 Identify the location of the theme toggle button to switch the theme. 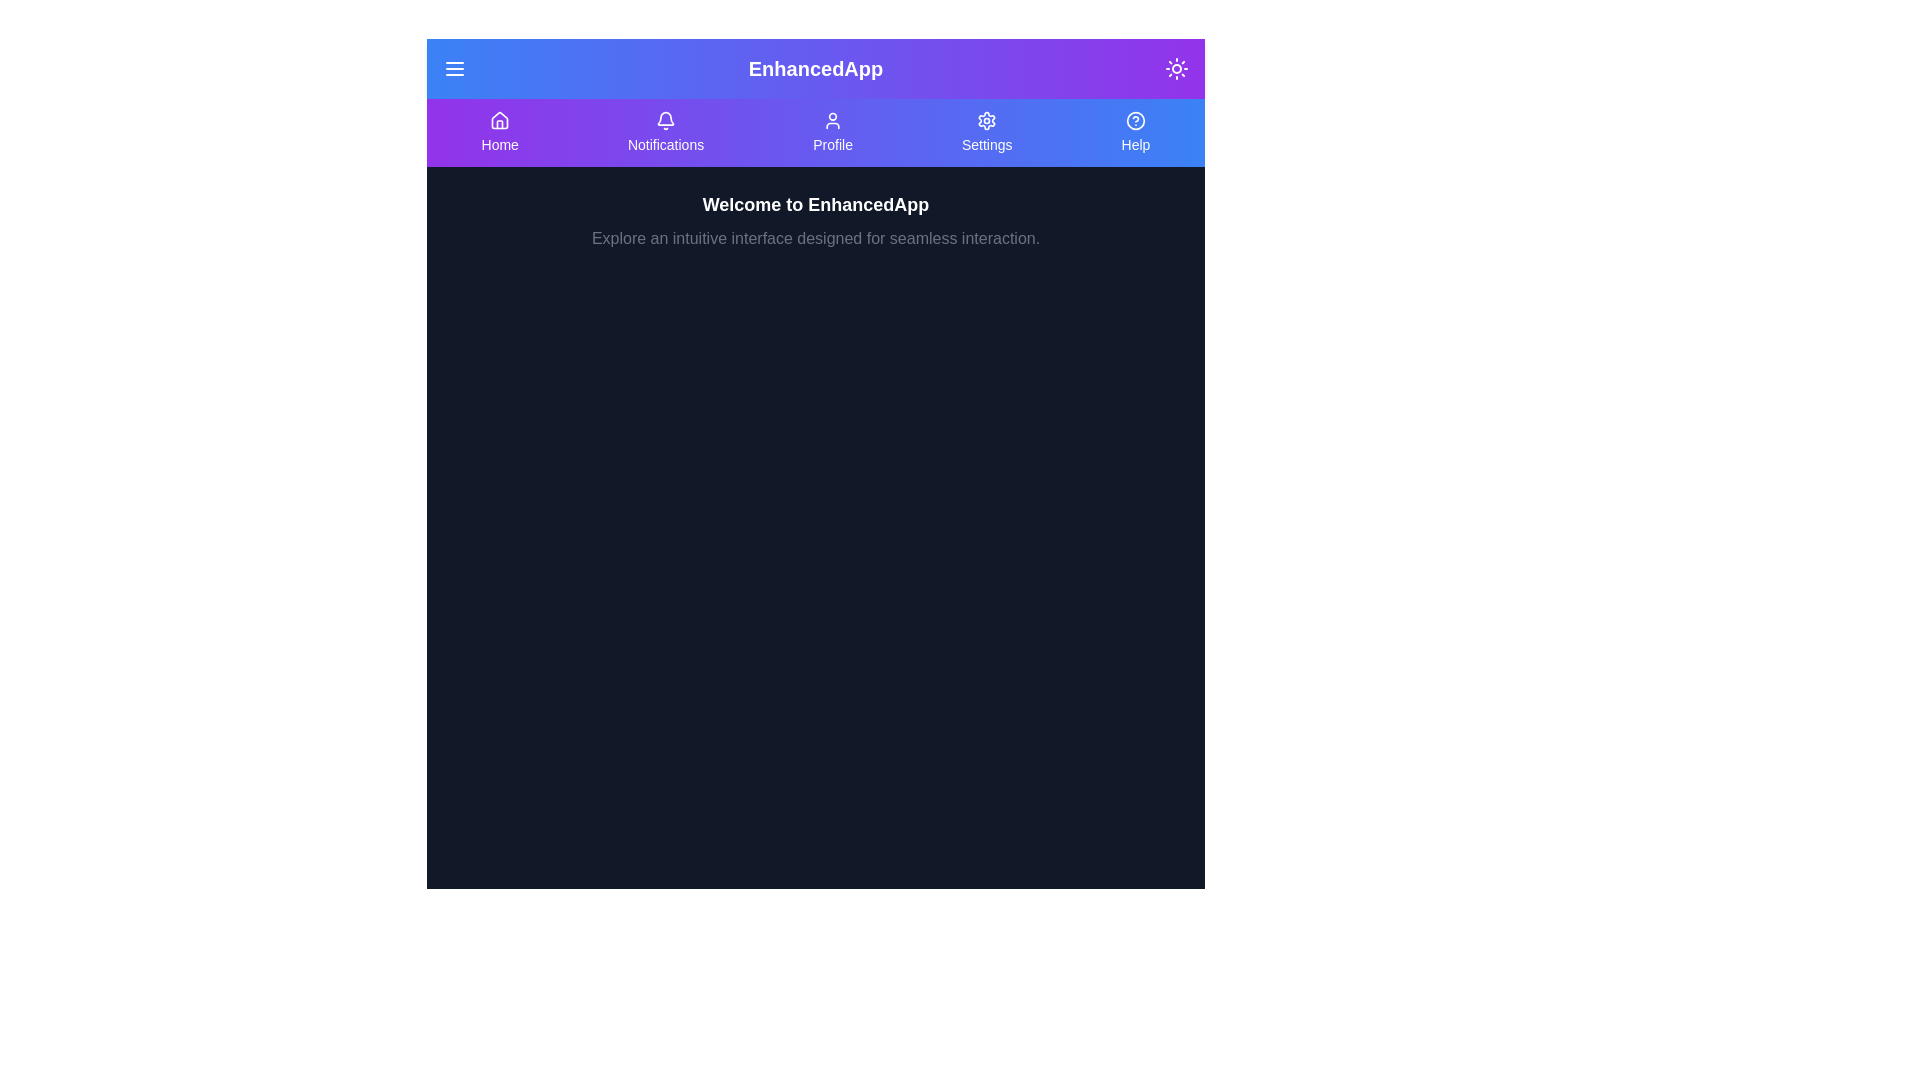
(1176, 68).